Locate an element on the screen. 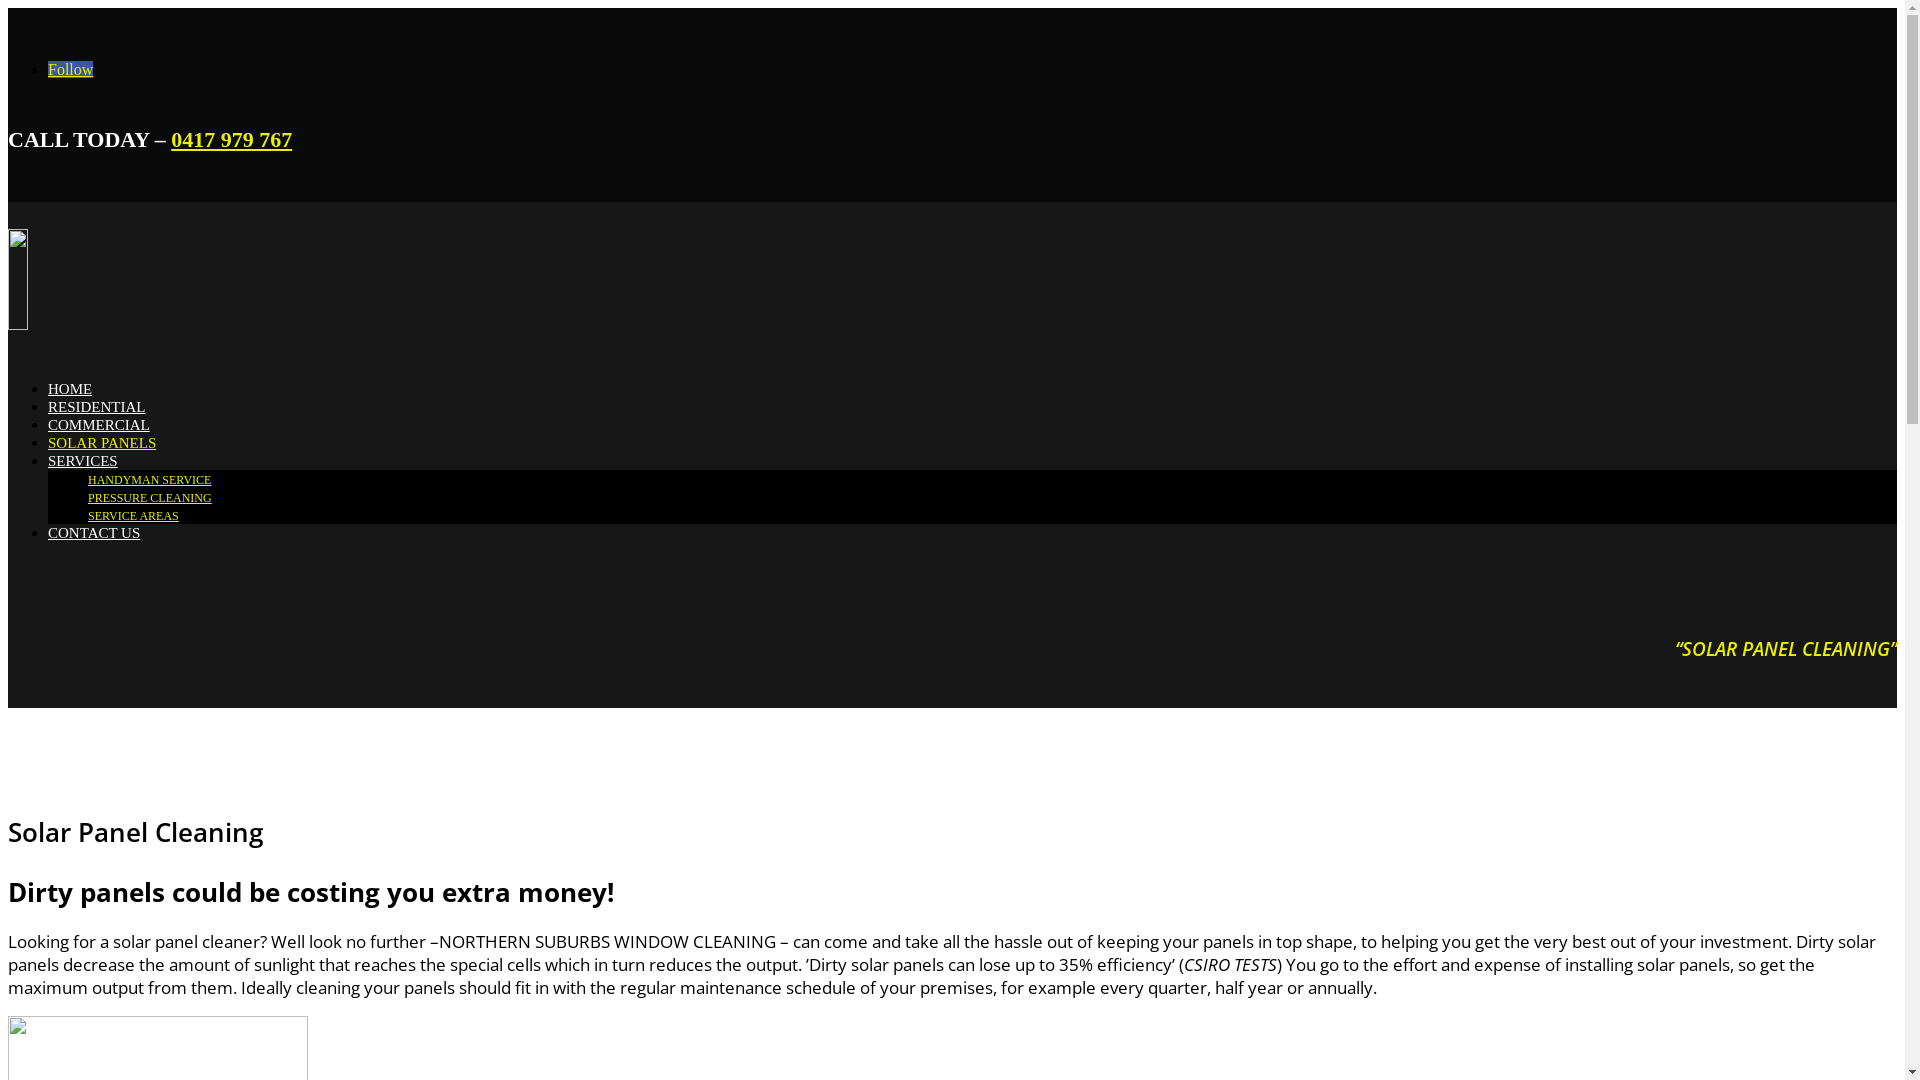 This screenshot has width=1920, height=1080. 'headway-imported-image' is located at coordinates (167, 279).